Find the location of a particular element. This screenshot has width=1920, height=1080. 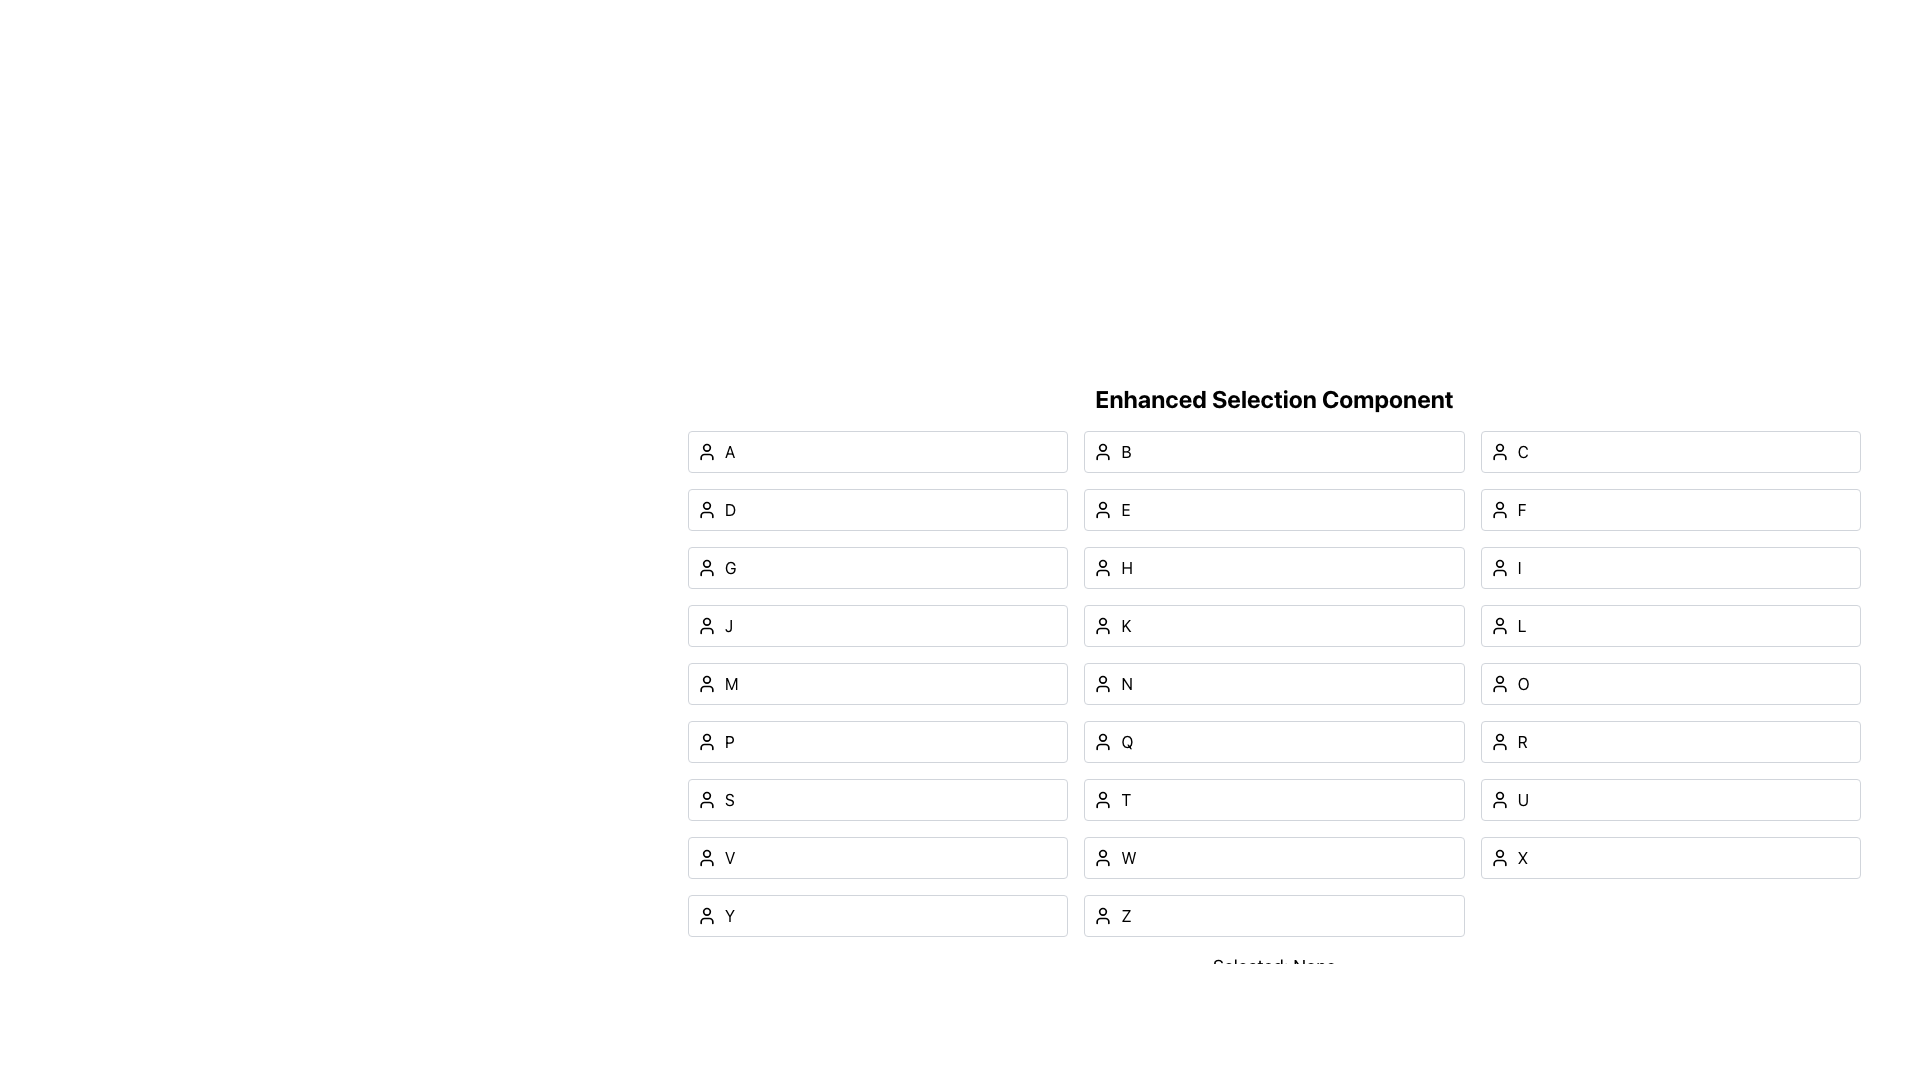

the button with a user icon and the letter 'H', located in the middle column of the grid is located at coordinates (1273, 567).